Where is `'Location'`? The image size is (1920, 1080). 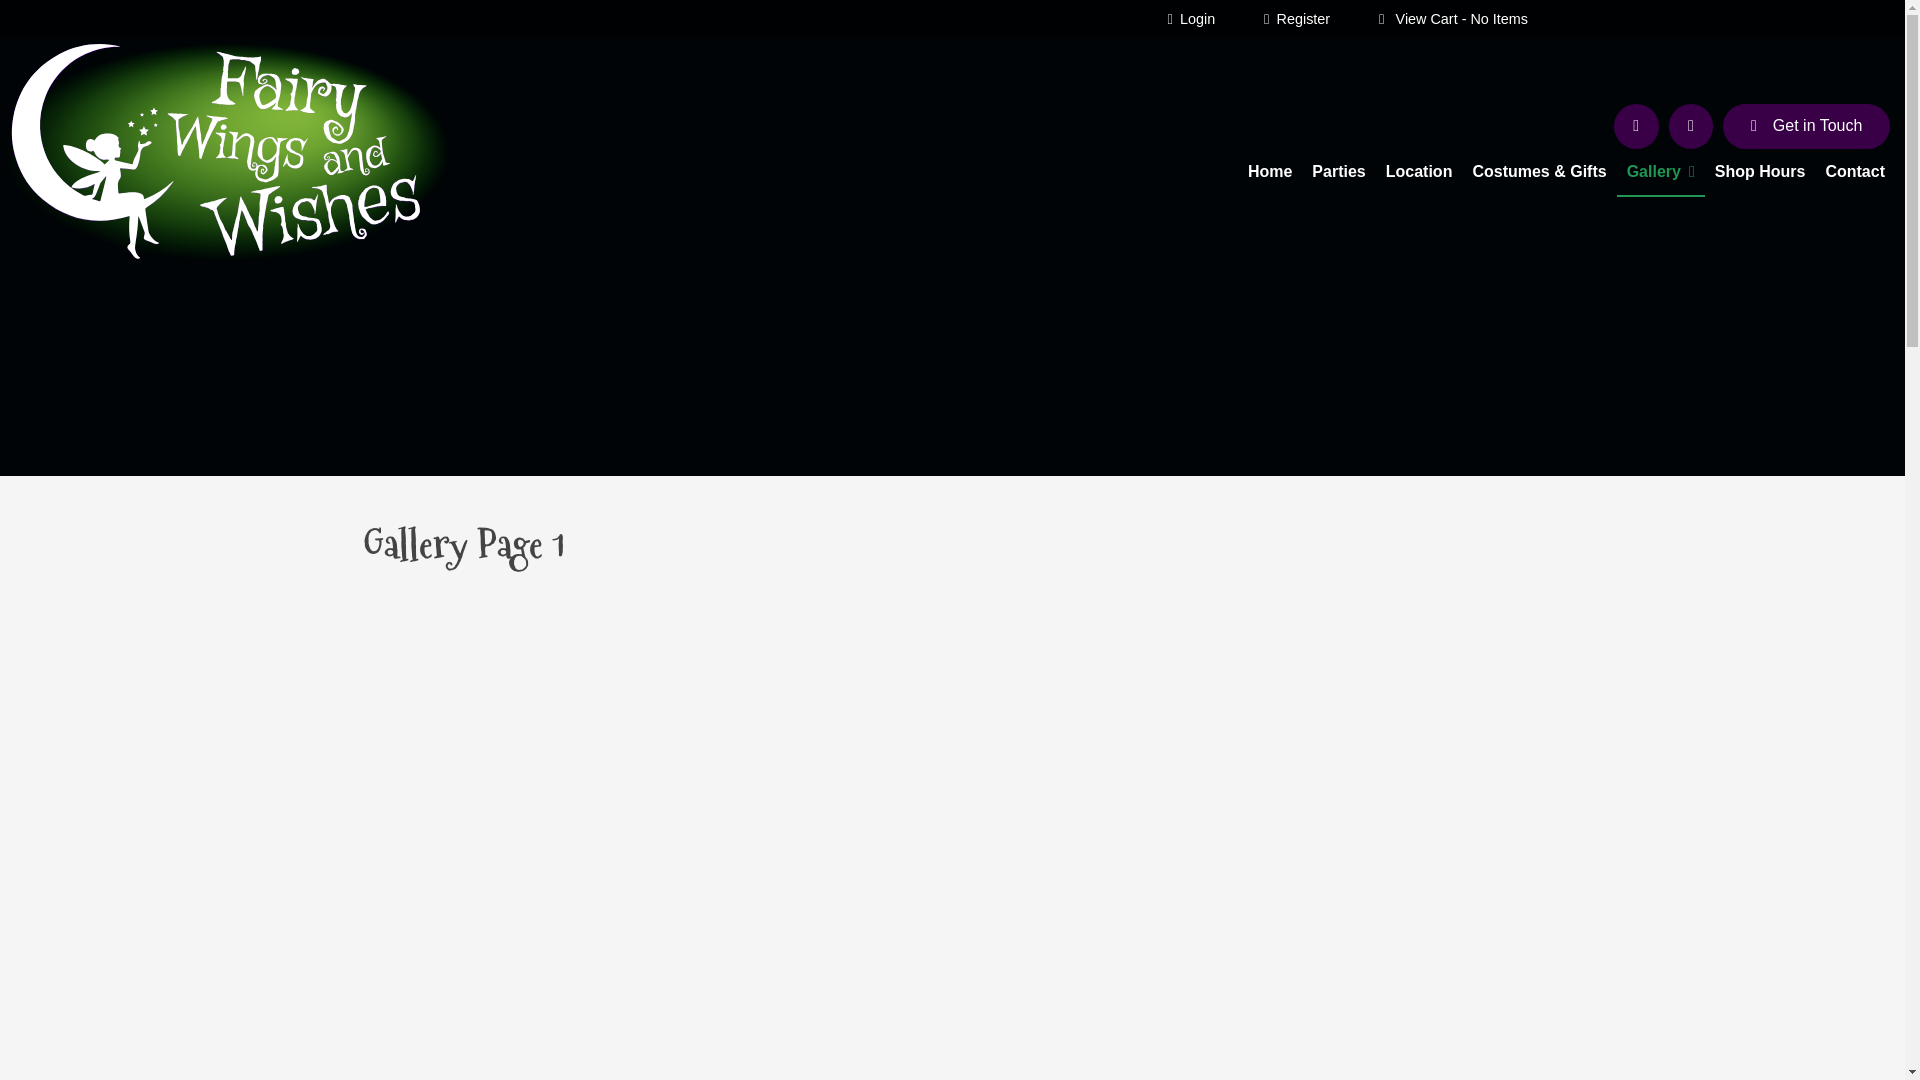 'Location' is located at coordinates (1418, 172).